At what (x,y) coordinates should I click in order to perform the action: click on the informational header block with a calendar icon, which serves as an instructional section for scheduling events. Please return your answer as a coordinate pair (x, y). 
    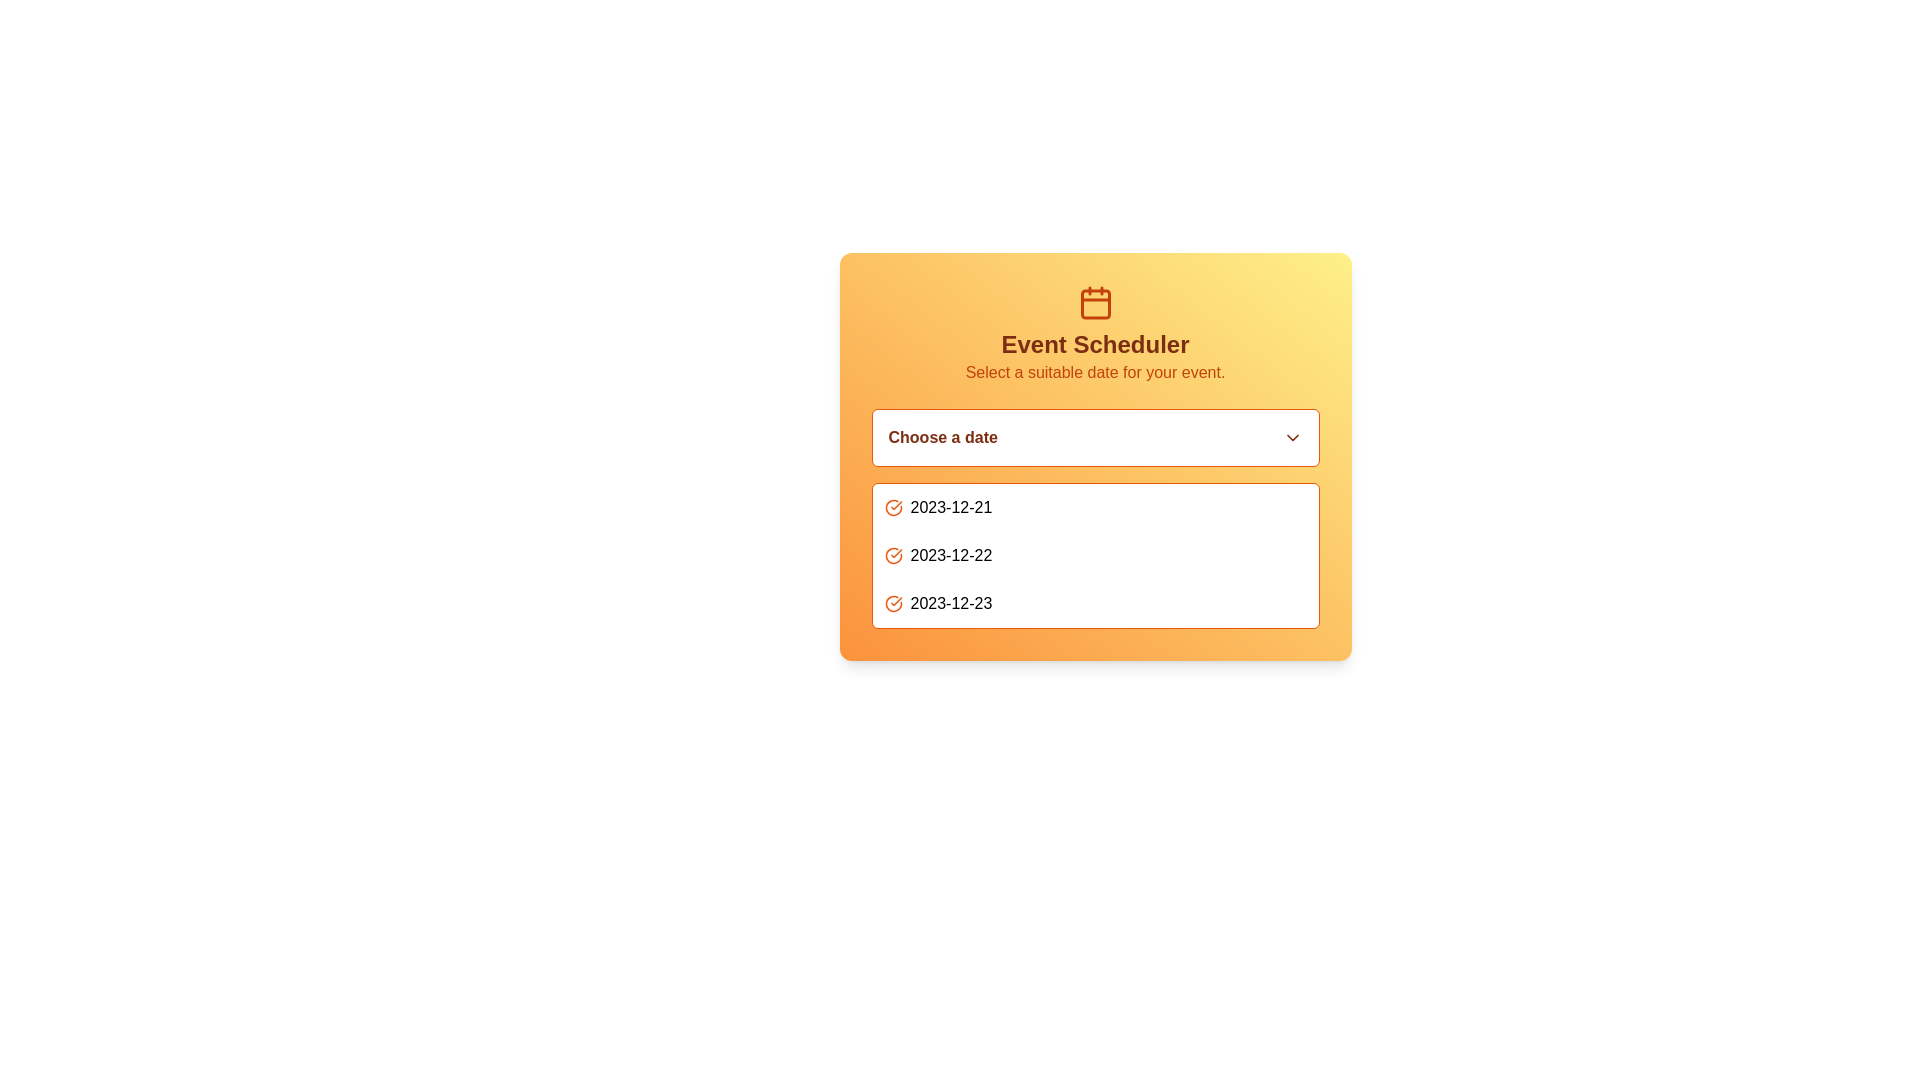
    Looking at the image, I should click on (1094, 334).